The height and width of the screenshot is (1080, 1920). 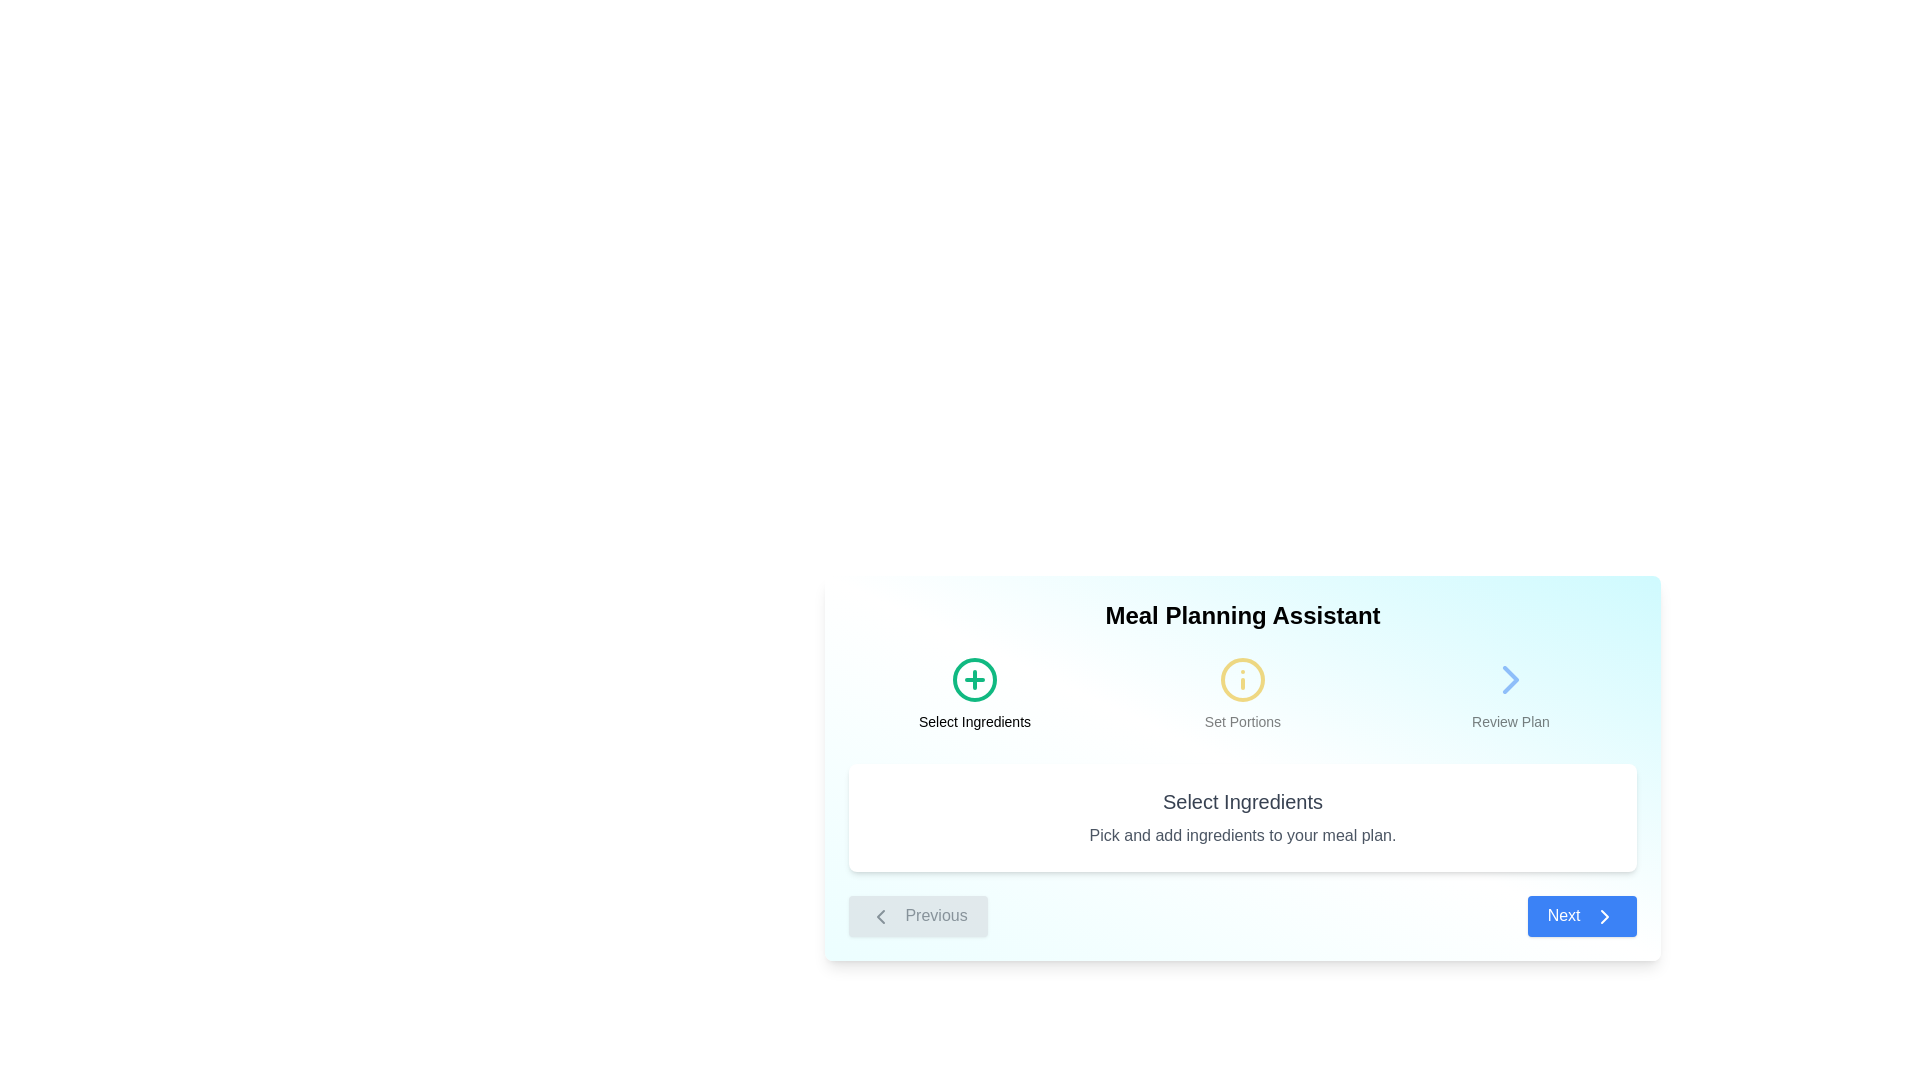 I want to click on the 'Next' button in the lower-right corner of the meal planning assistant interface, so click(x=1581, y=916).